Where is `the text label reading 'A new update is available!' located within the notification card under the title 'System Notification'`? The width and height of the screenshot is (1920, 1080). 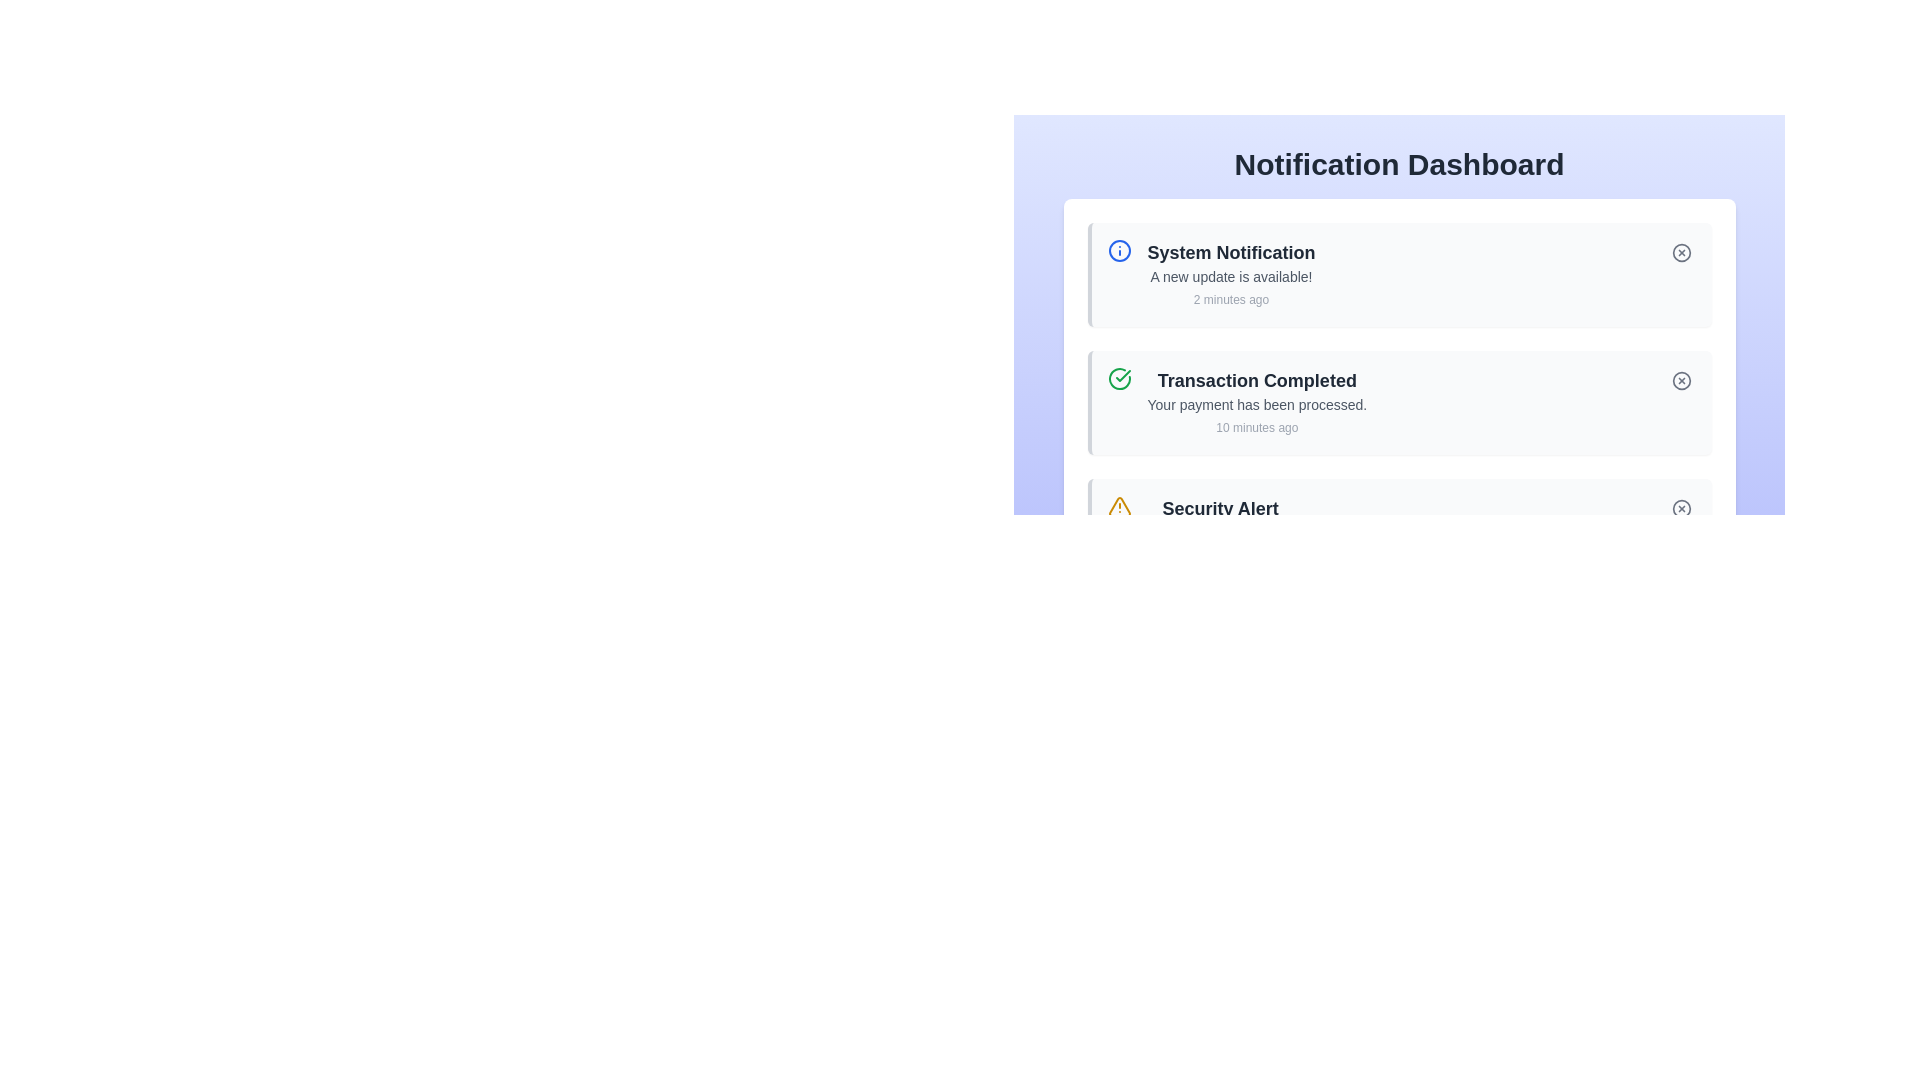 the text label reading 'A new update is available!' located within the notification card under the title 'System Notification' is located at coordinates (1230, 277).